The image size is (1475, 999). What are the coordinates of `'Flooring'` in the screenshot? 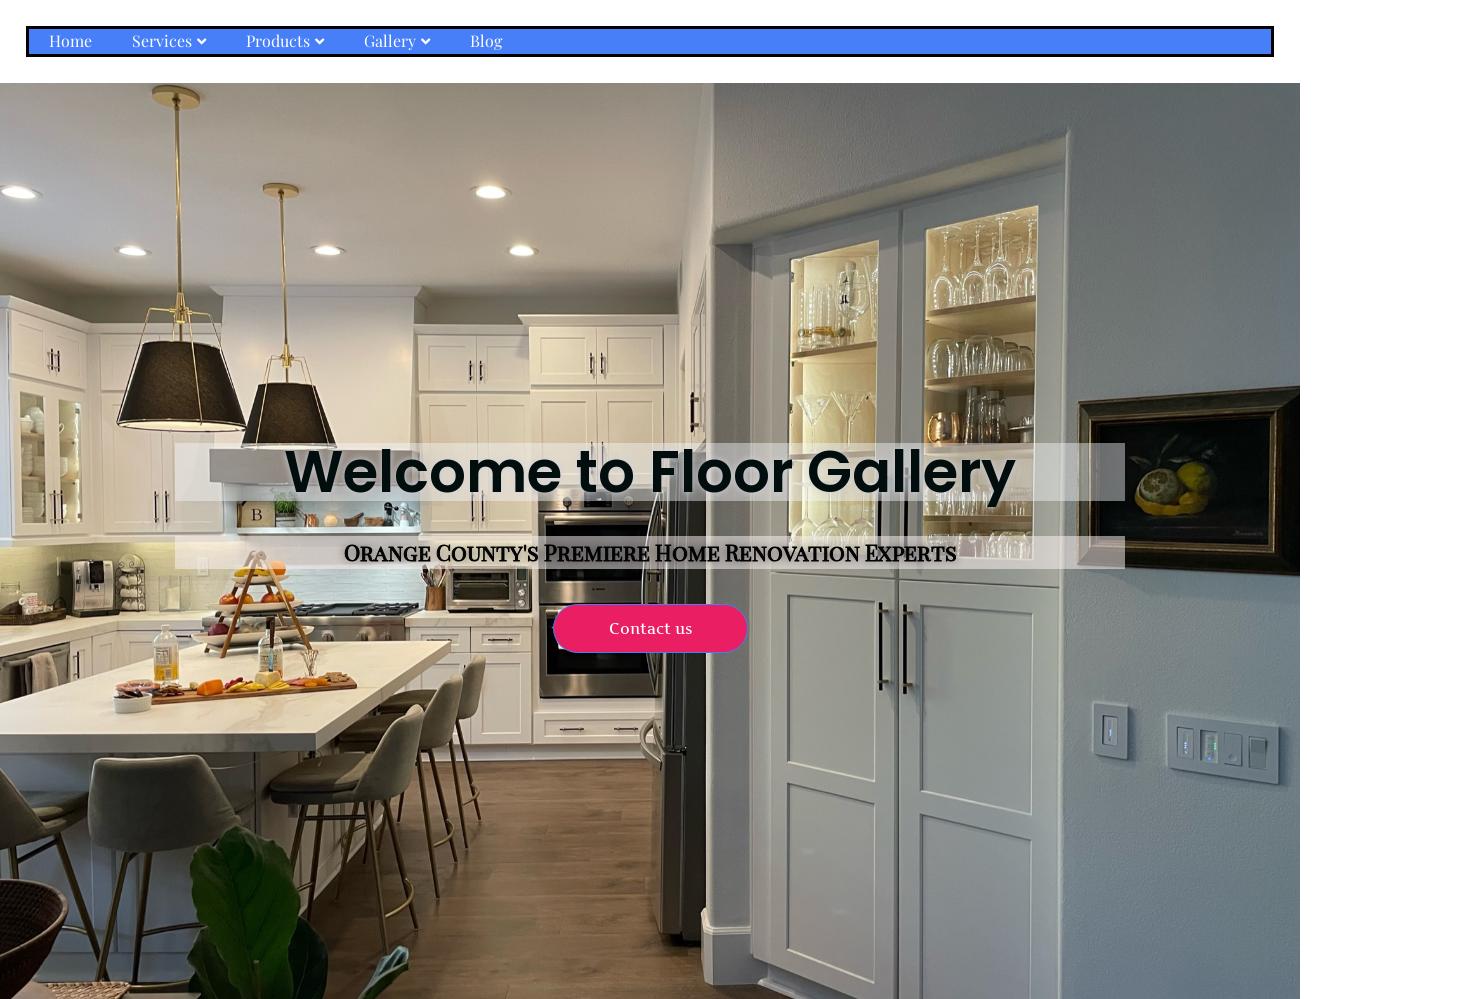 It's located at (269, 173).